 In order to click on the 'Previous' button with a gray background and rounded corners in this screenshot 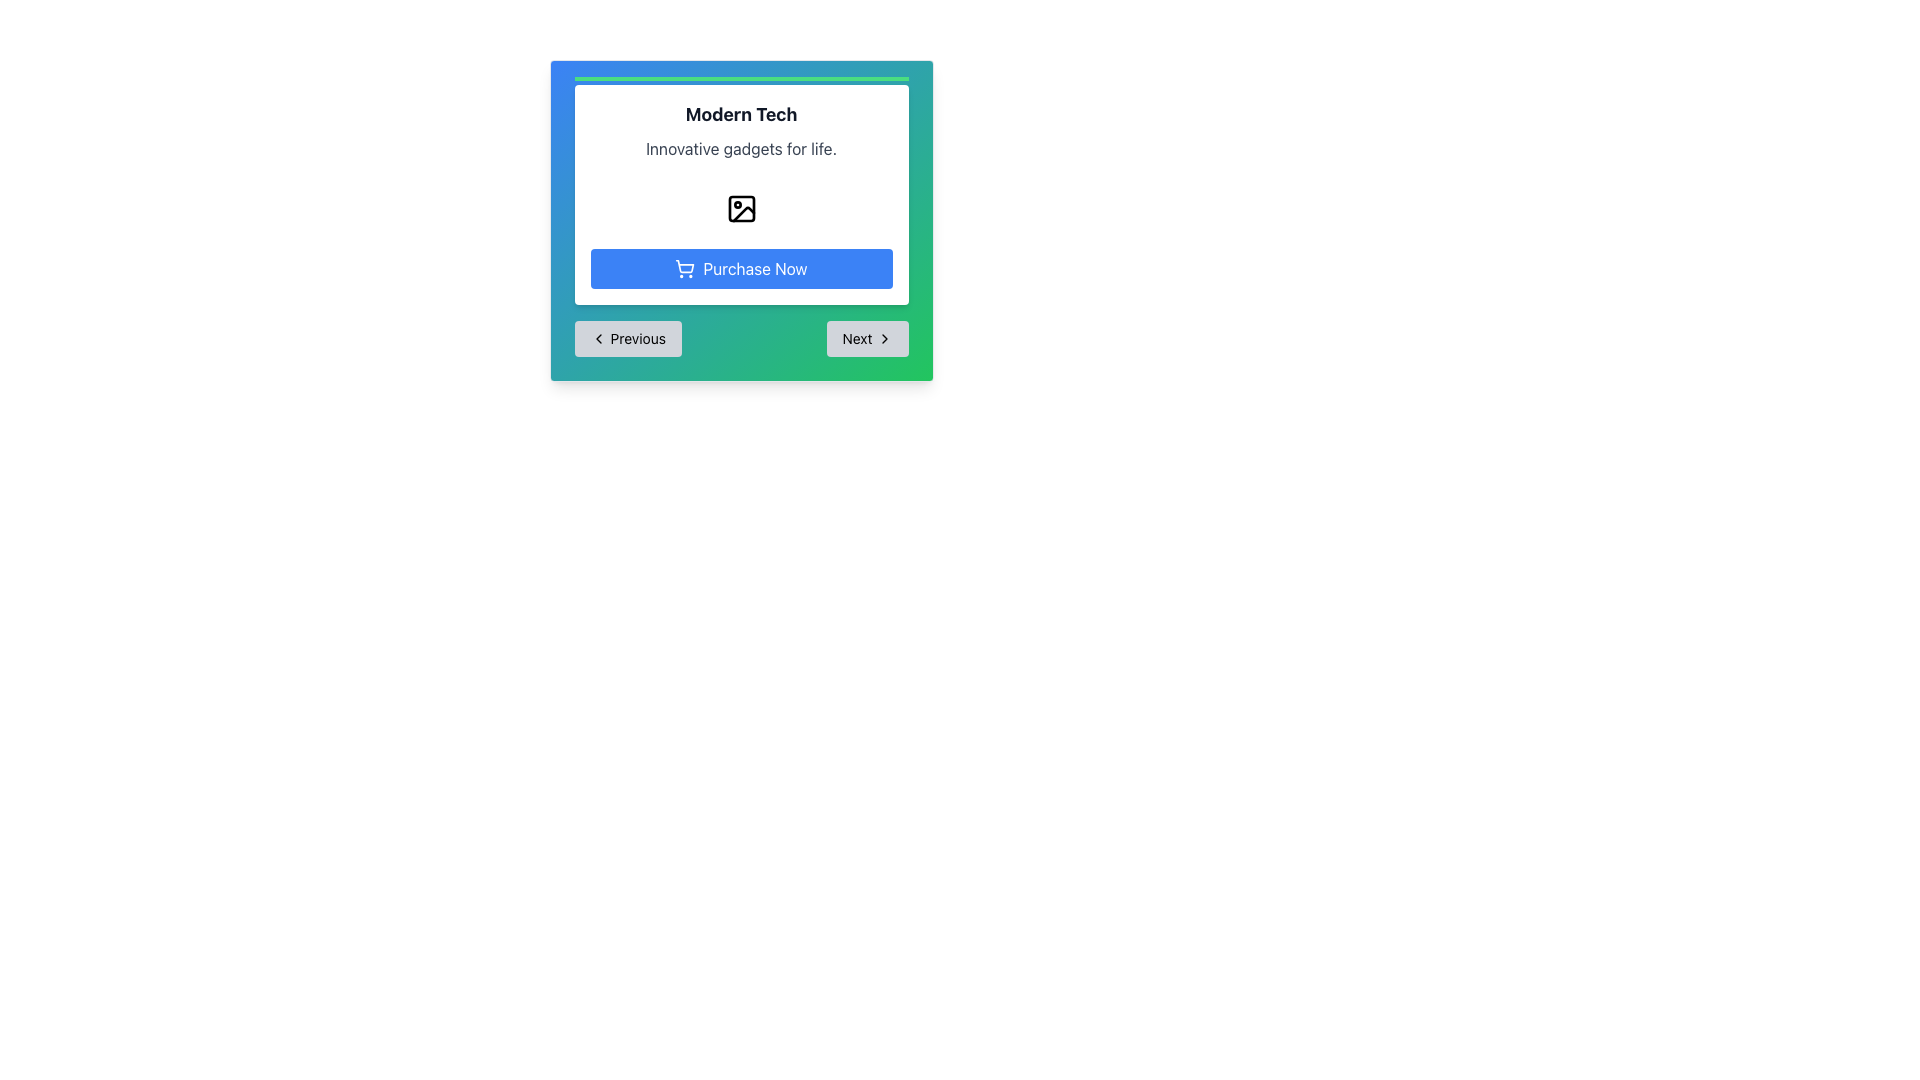, I will do `click(627, 338)`.